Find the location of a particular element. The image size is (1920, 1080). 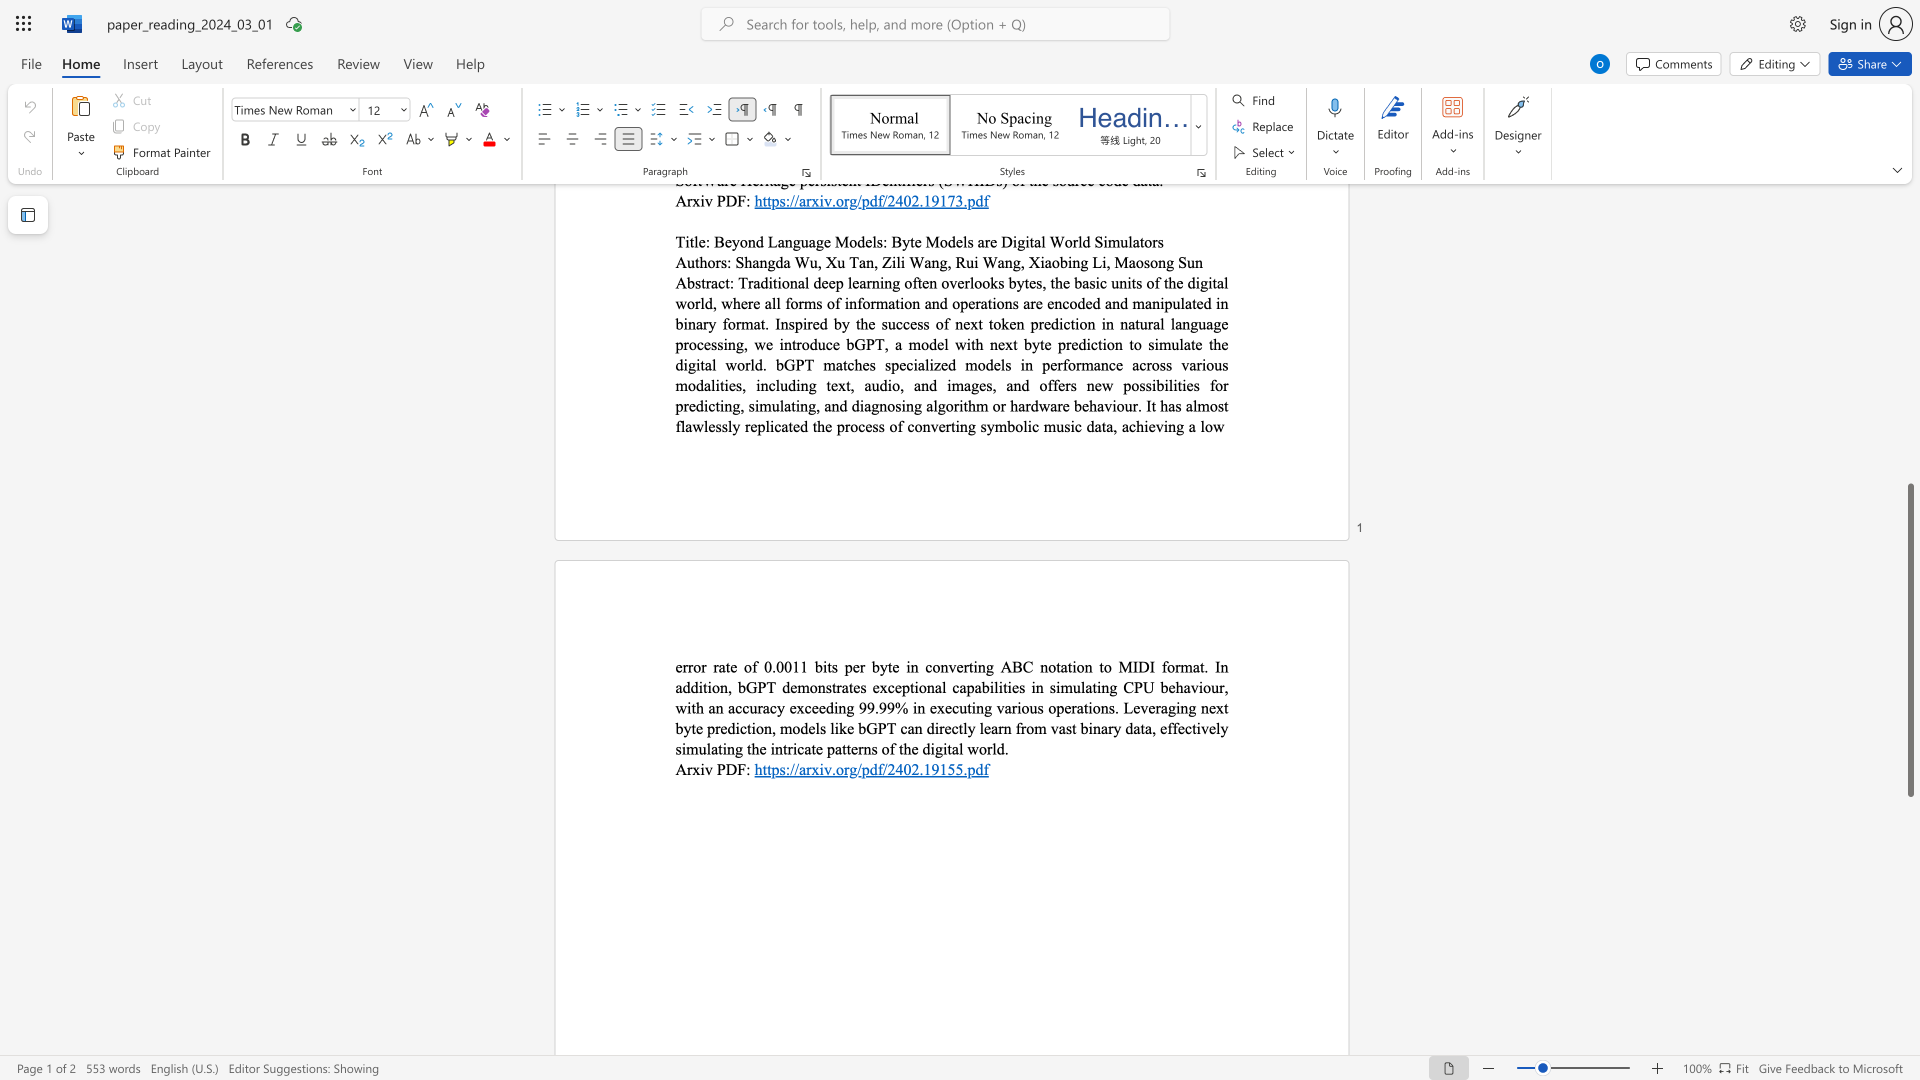

the scrollbar to move the page up is located at coordinates (1909, 229).